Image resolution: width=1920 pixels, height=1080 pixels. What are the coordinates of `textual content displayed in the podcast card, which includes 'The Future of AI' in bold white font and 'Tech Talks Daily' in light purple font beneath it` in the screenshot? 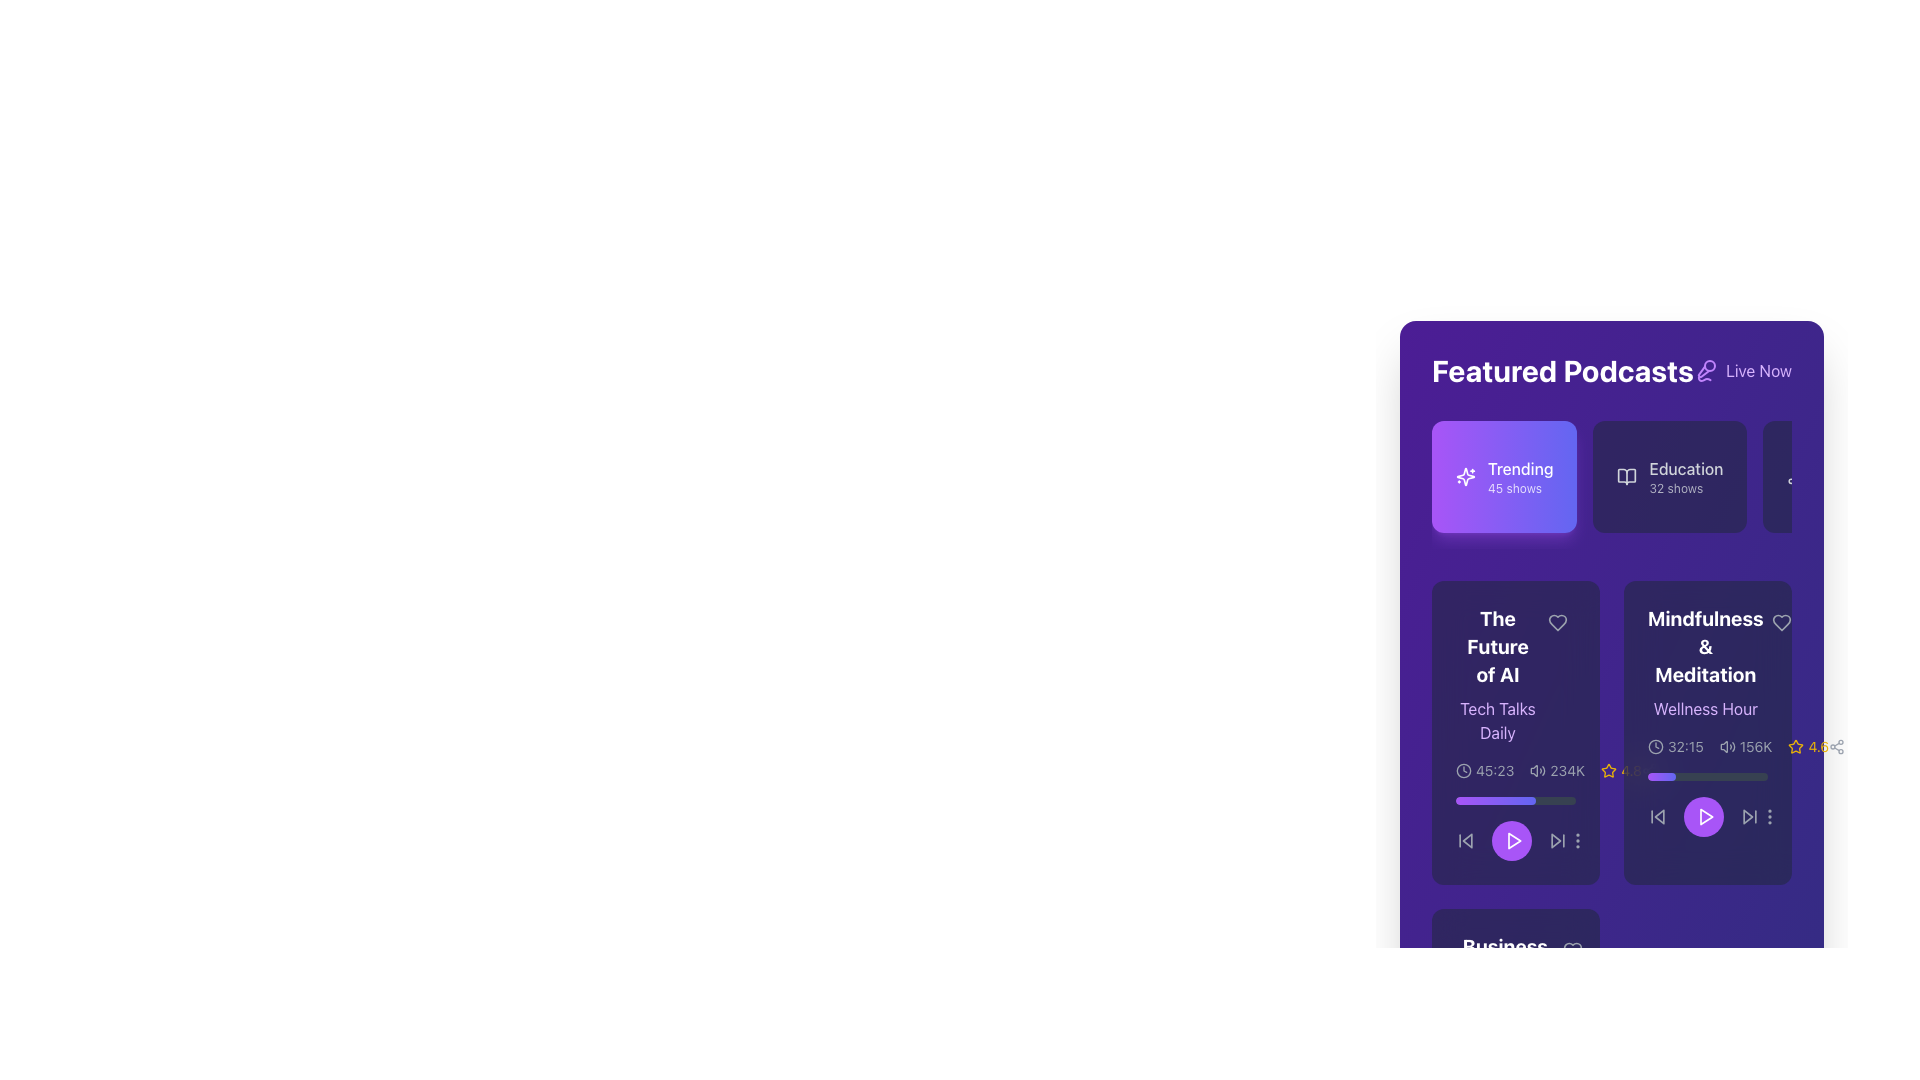 It's located at (1497, 675).